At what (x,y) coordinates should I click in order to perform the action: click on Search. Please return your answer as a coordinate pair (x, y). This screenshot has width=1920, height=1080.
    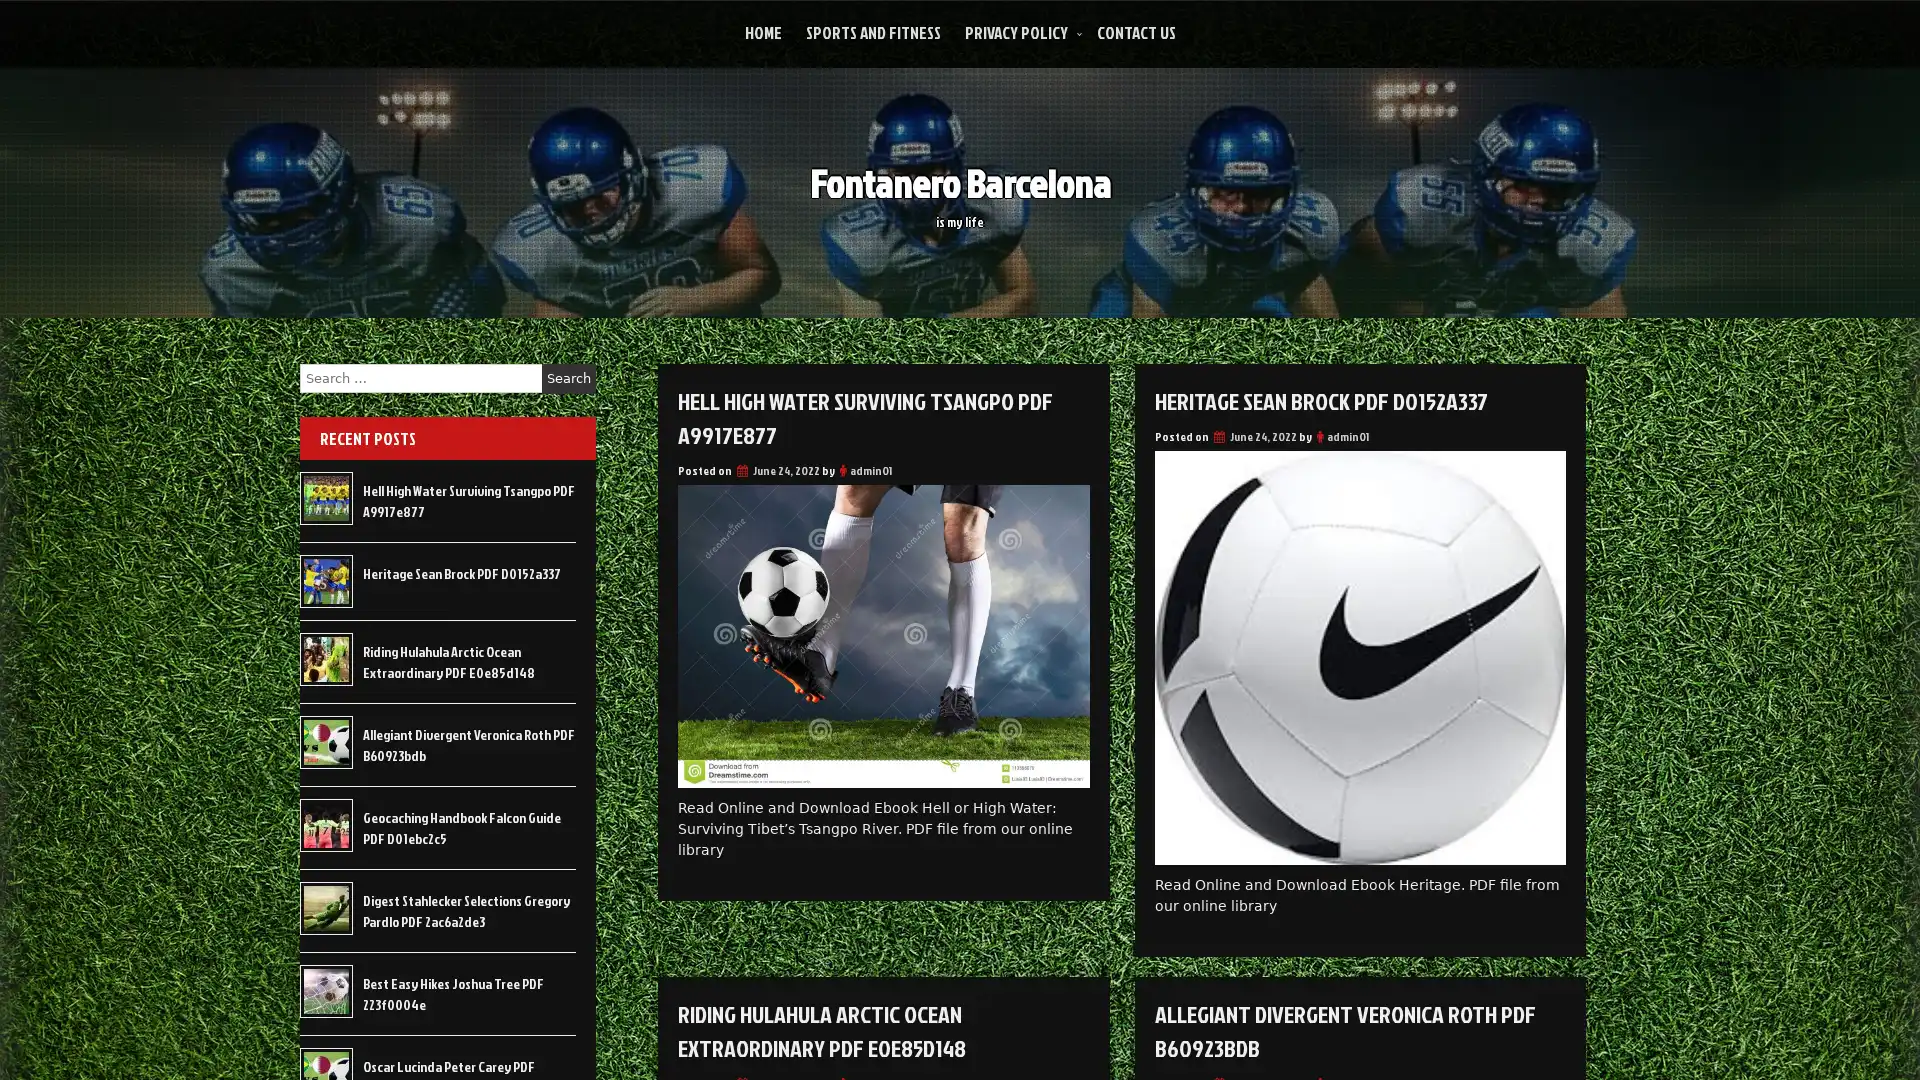
    Looking at the image, I should click on (568, 378).